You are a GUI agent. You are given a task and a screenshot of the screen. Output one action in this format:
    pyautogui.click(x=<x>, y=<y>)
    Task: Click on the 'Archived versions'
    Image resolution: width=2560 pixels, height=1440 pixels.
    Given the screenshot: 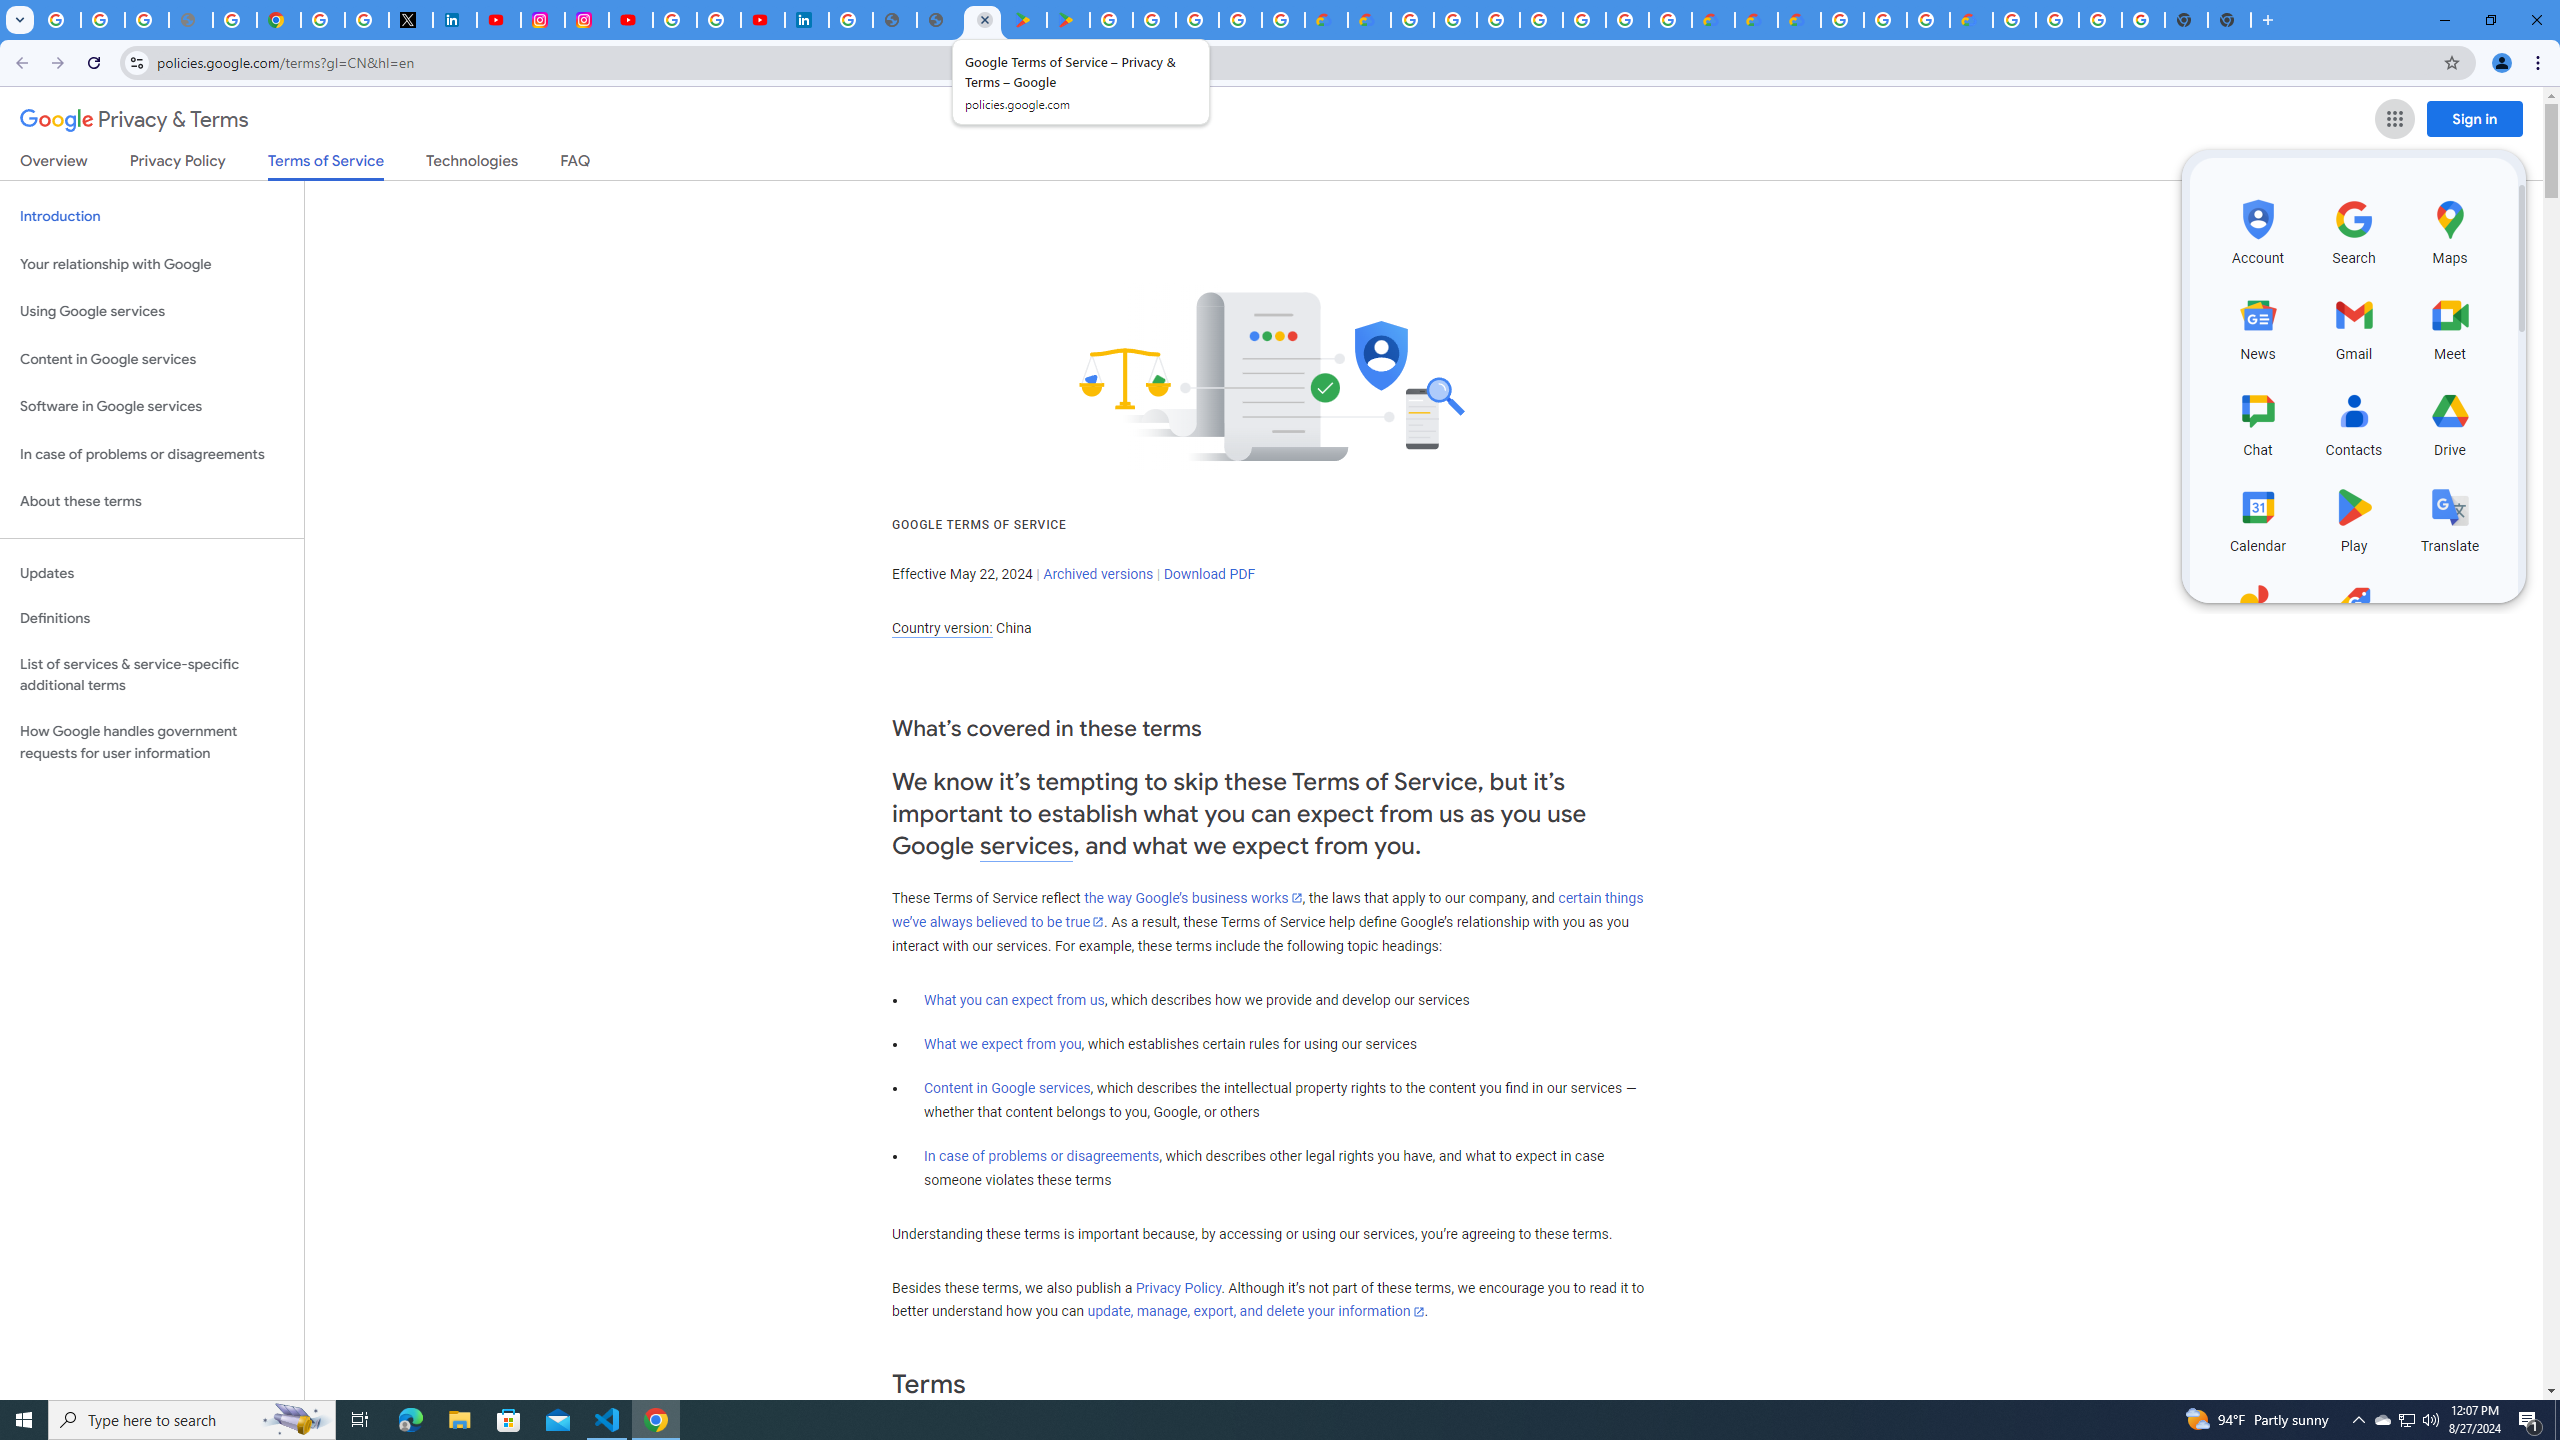 What is the action you would take?
    pyautogui.click(x=1097, y=572)
    